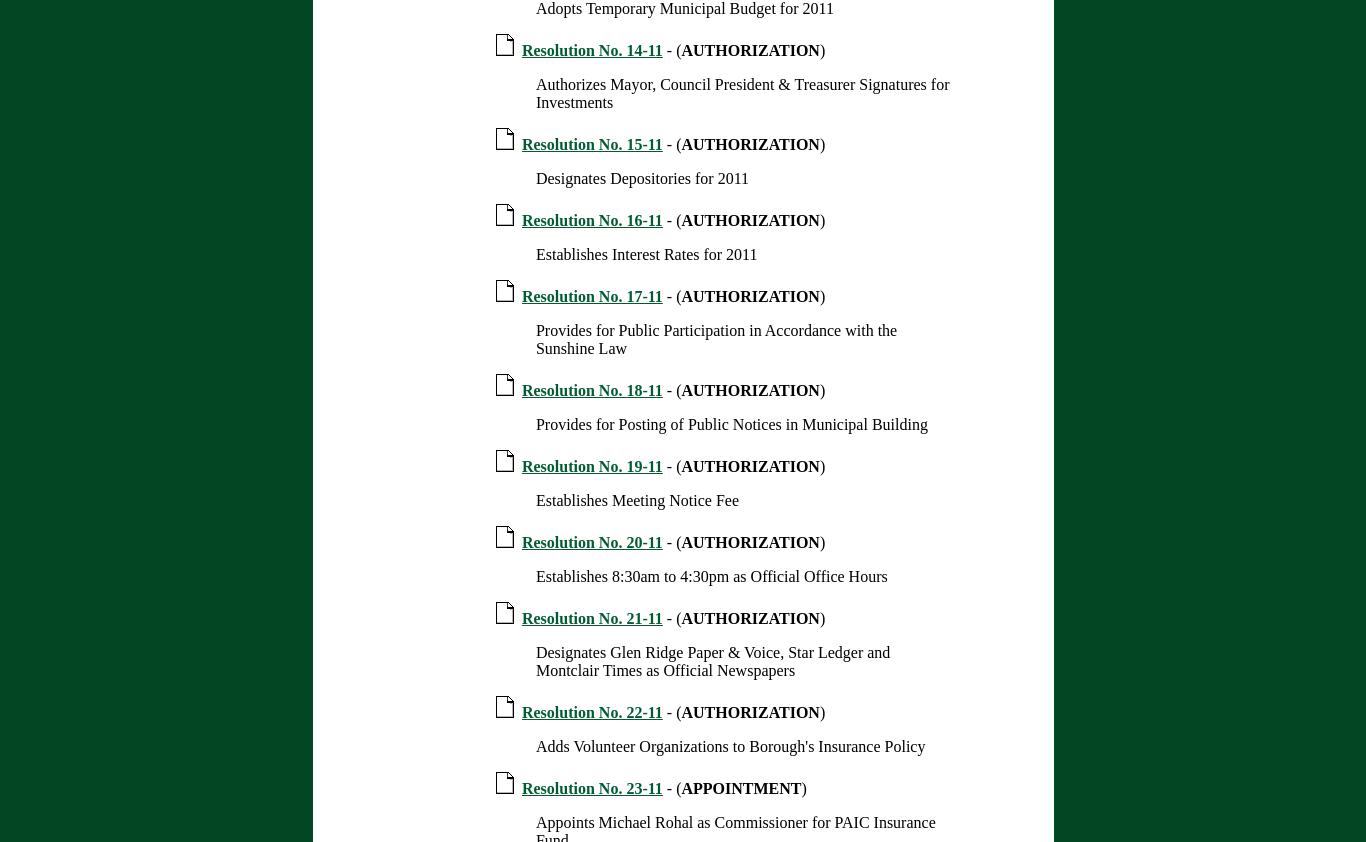 This screenshot has width=1366, height=842. I want to click on 'Establishes Meeting Notice Fee', so click(635, 499).